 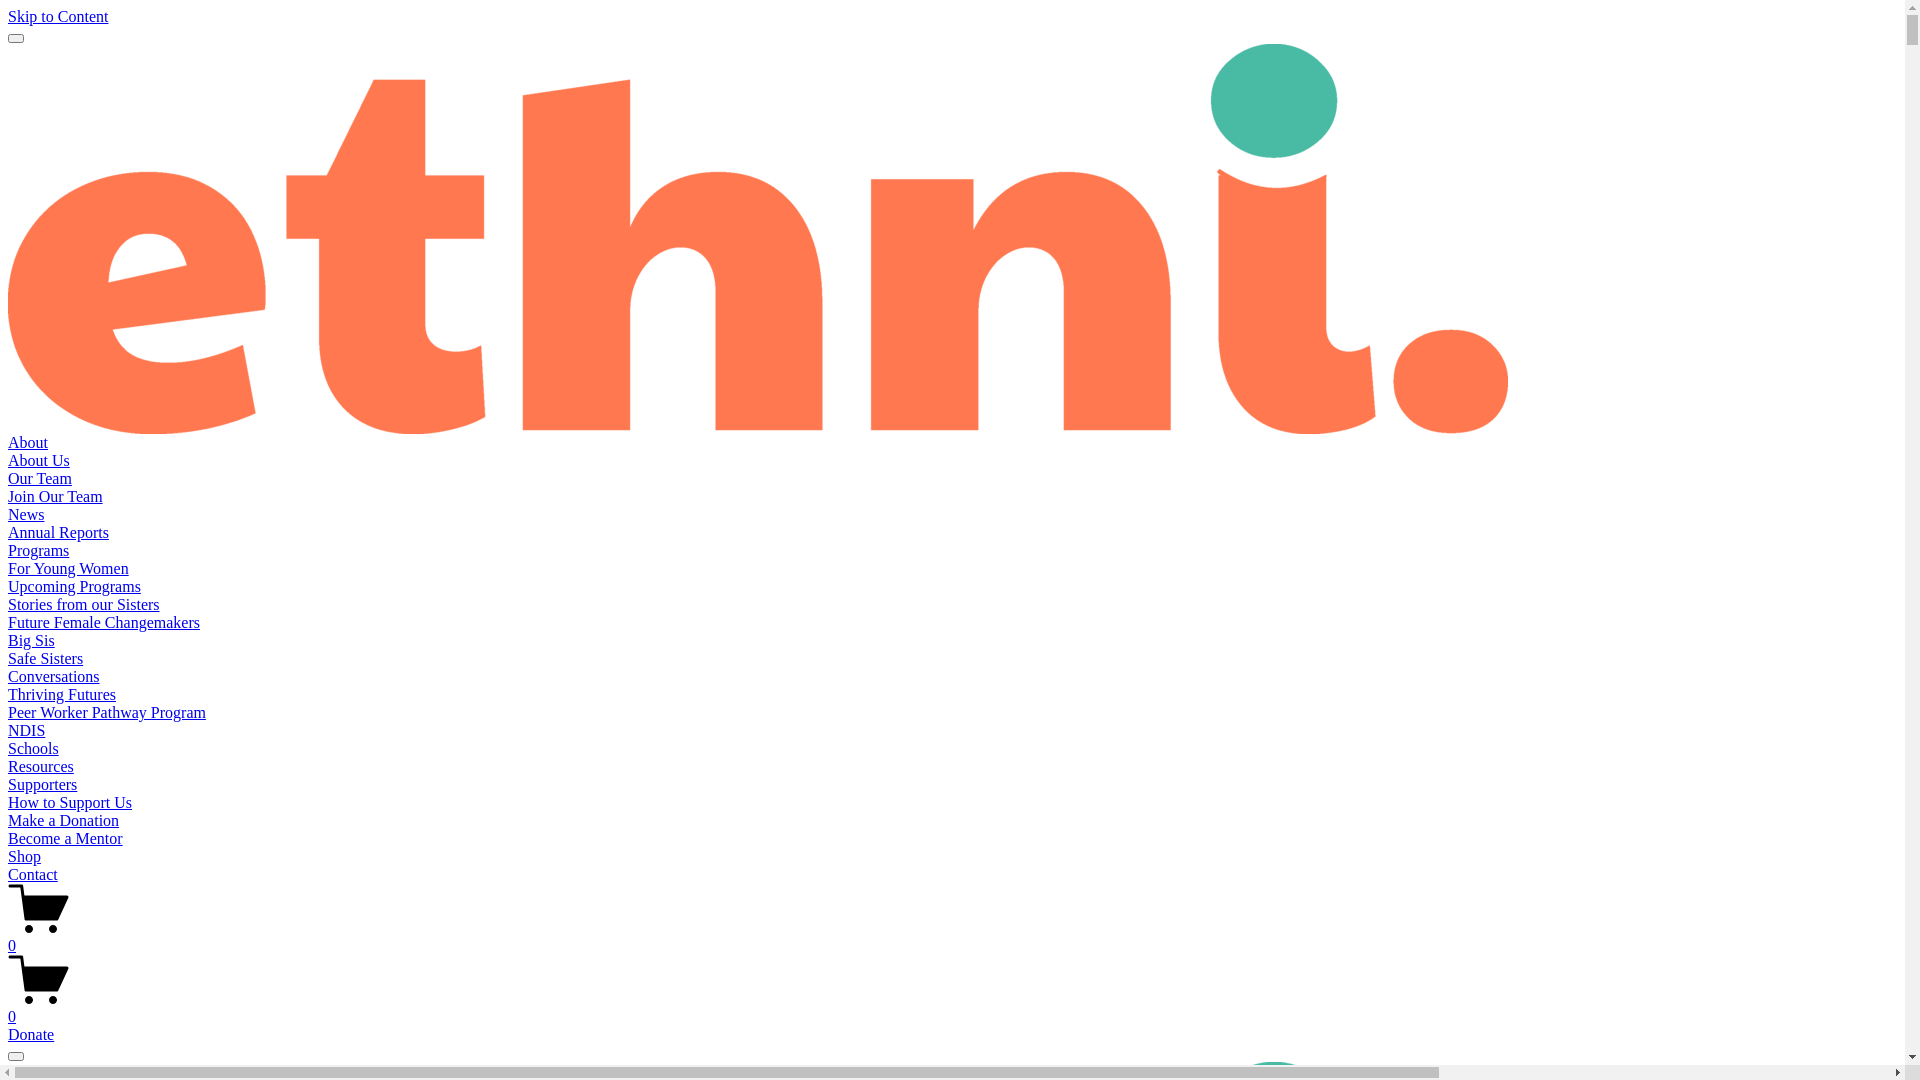 I want to click on 'Shop', so click(x=24, y=855).